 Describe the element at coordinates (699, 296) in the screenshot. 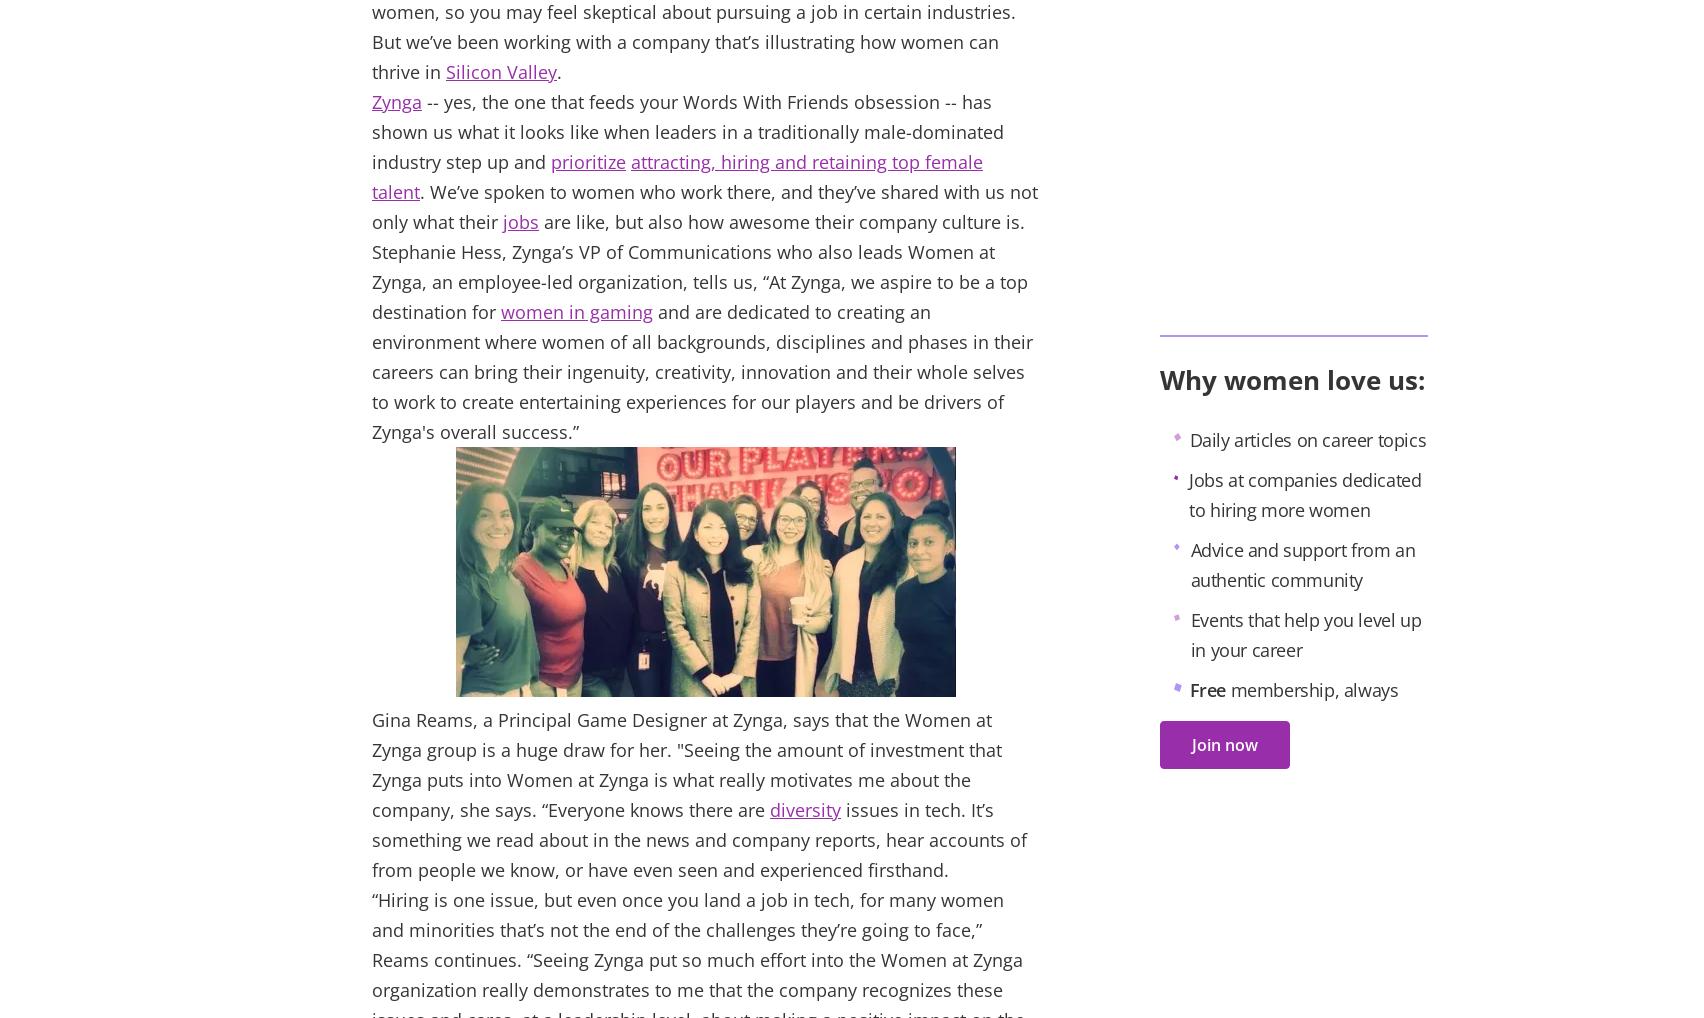

I see `'At Zynga, we aspire to be a top destination for'` at that location.